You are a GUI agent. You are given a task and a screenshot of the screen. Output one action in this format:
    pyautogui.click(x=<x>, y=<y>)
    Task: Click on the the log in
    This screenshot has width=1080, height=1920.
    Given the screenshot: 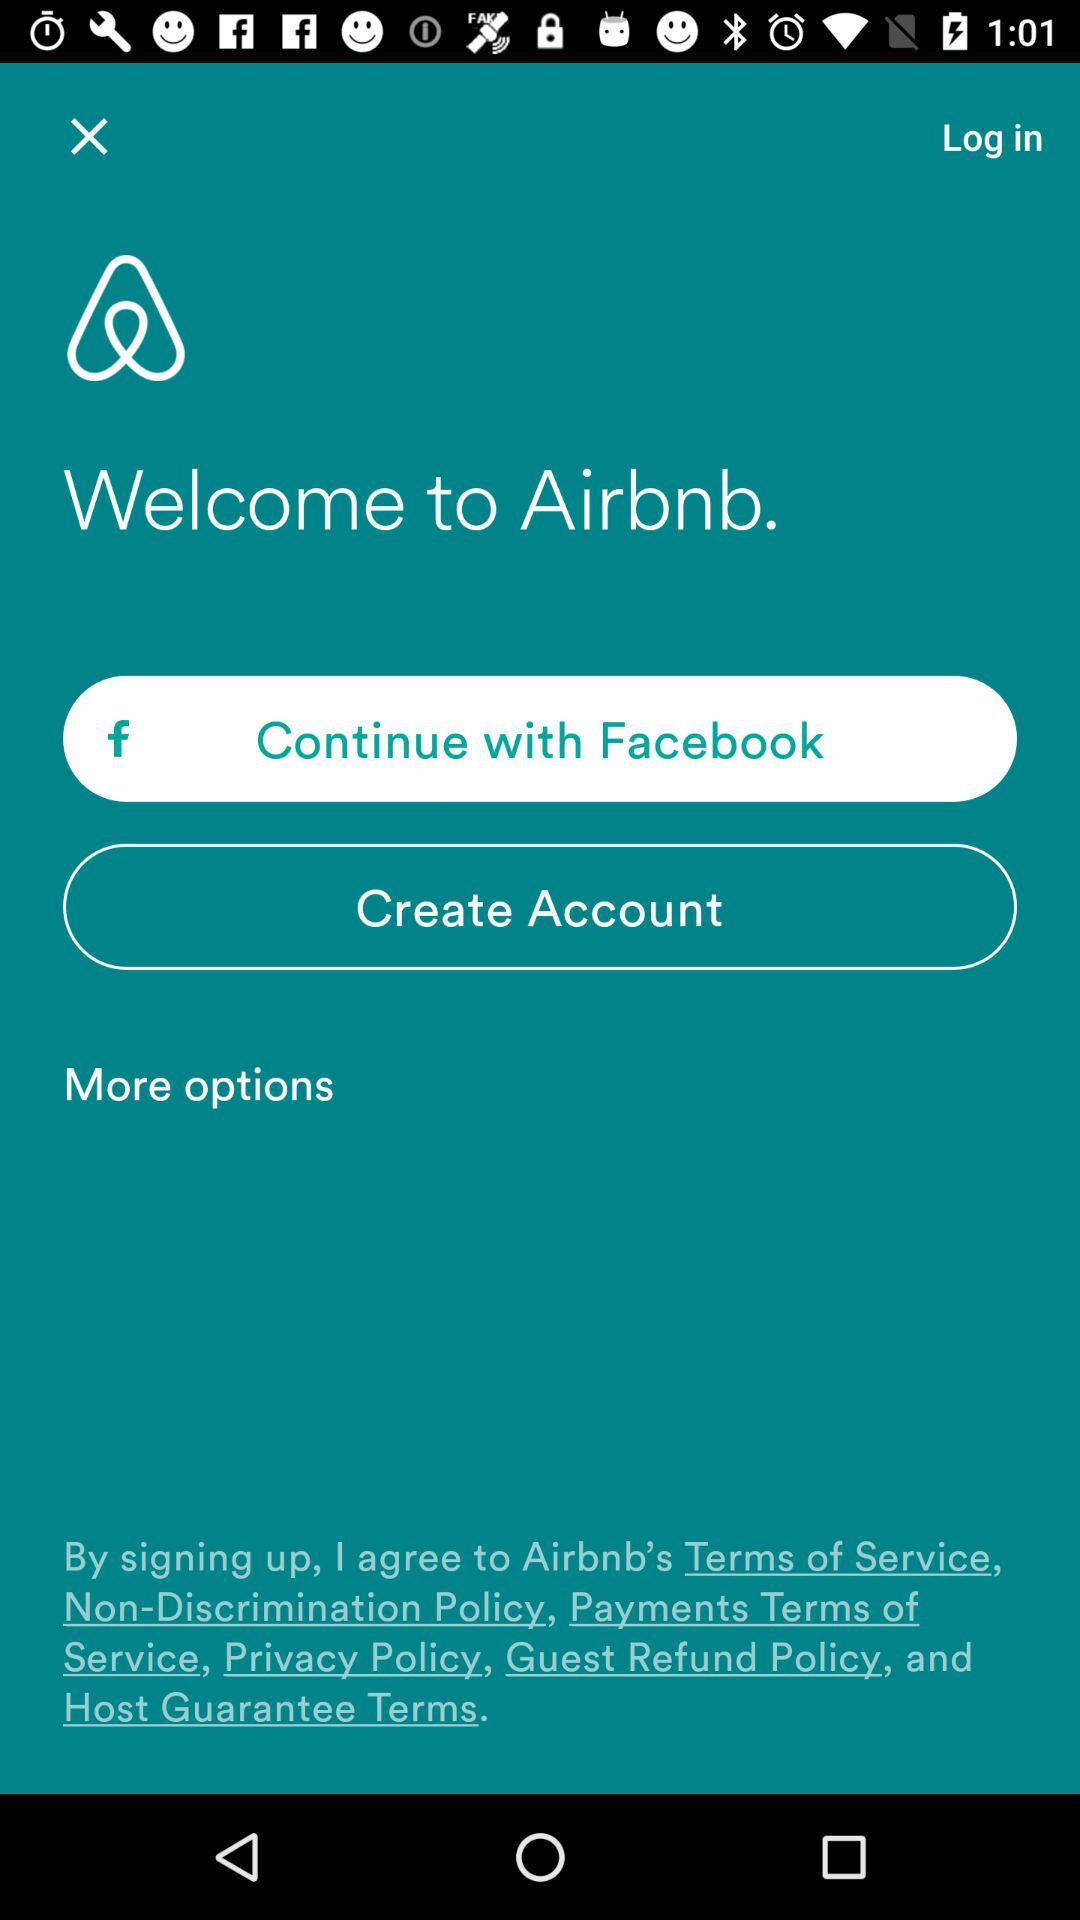 What is the action you would take?
    pyautogui.click(x=992, y=135)
    